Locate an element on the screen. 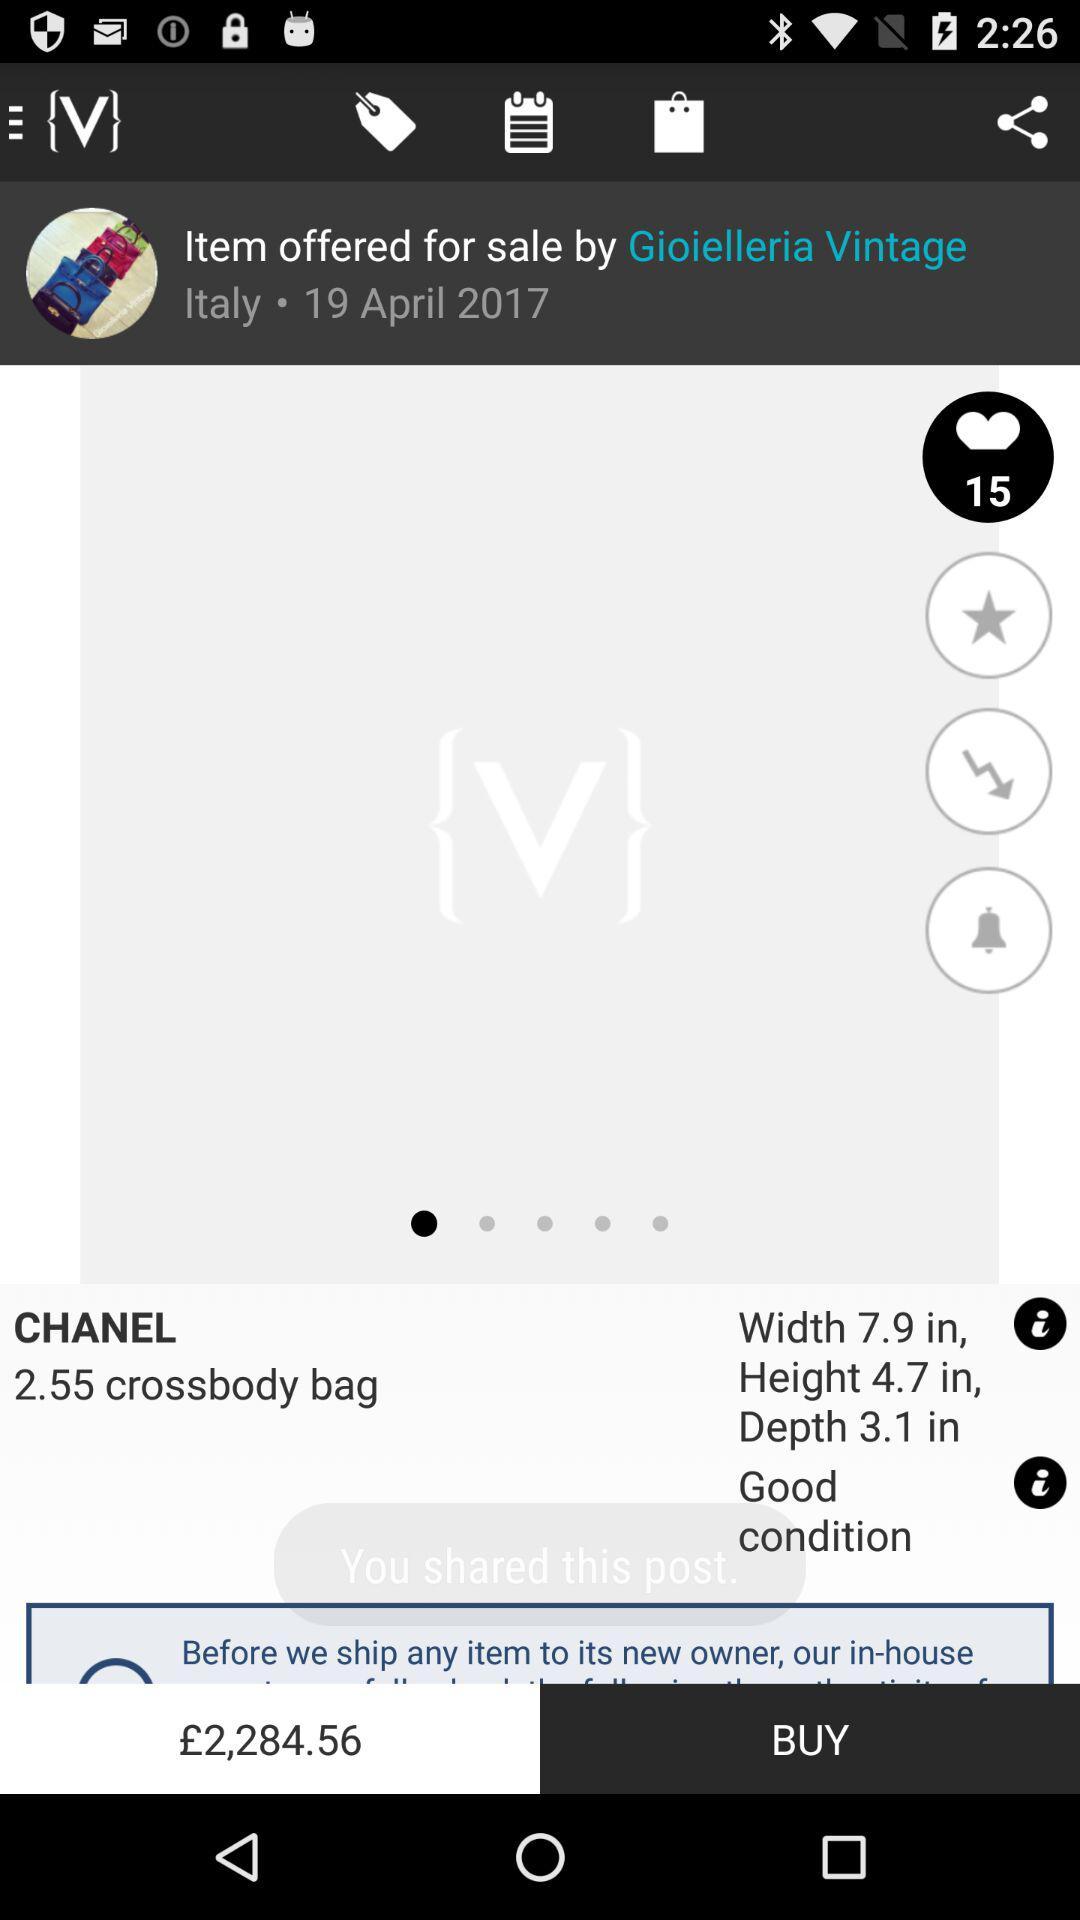 The height and width of the screenshot is (1920, 1080). the app next to the item offered for app is located at coordinates (91, 272).